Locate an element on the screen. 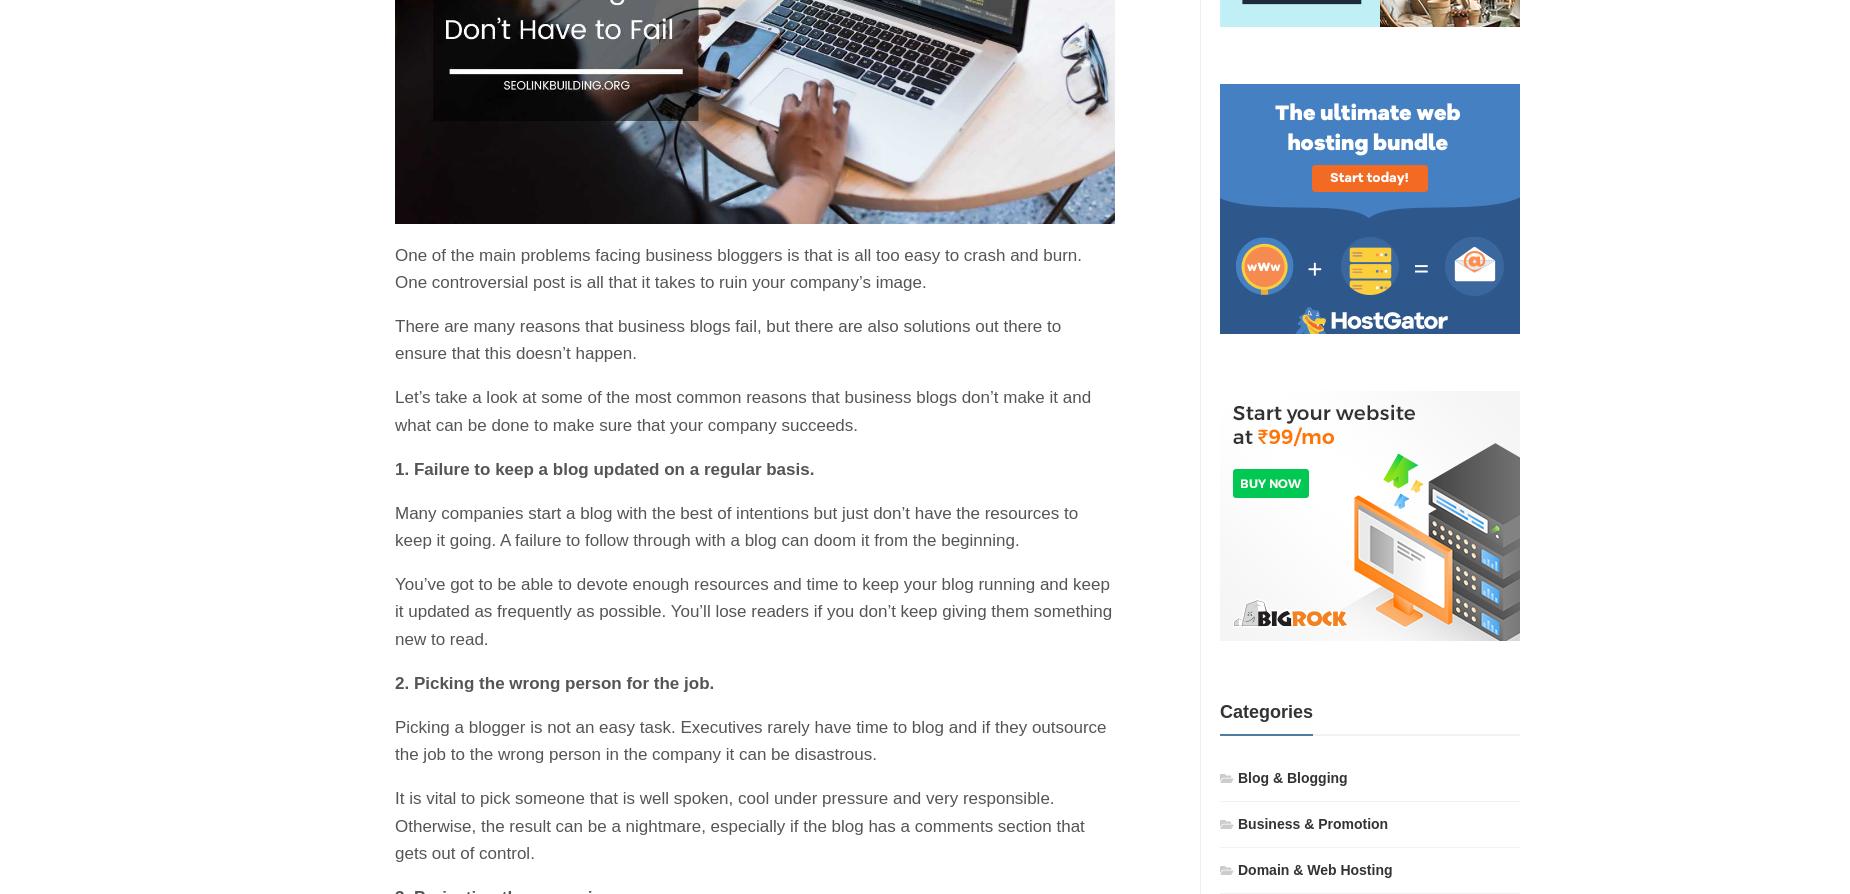  'Many companies start a blog with the best of intentions but just don’t have the resources to keep it going. A failure to follow through with a blog can doom it from the beginning.' is located at coordinates (736, 526).